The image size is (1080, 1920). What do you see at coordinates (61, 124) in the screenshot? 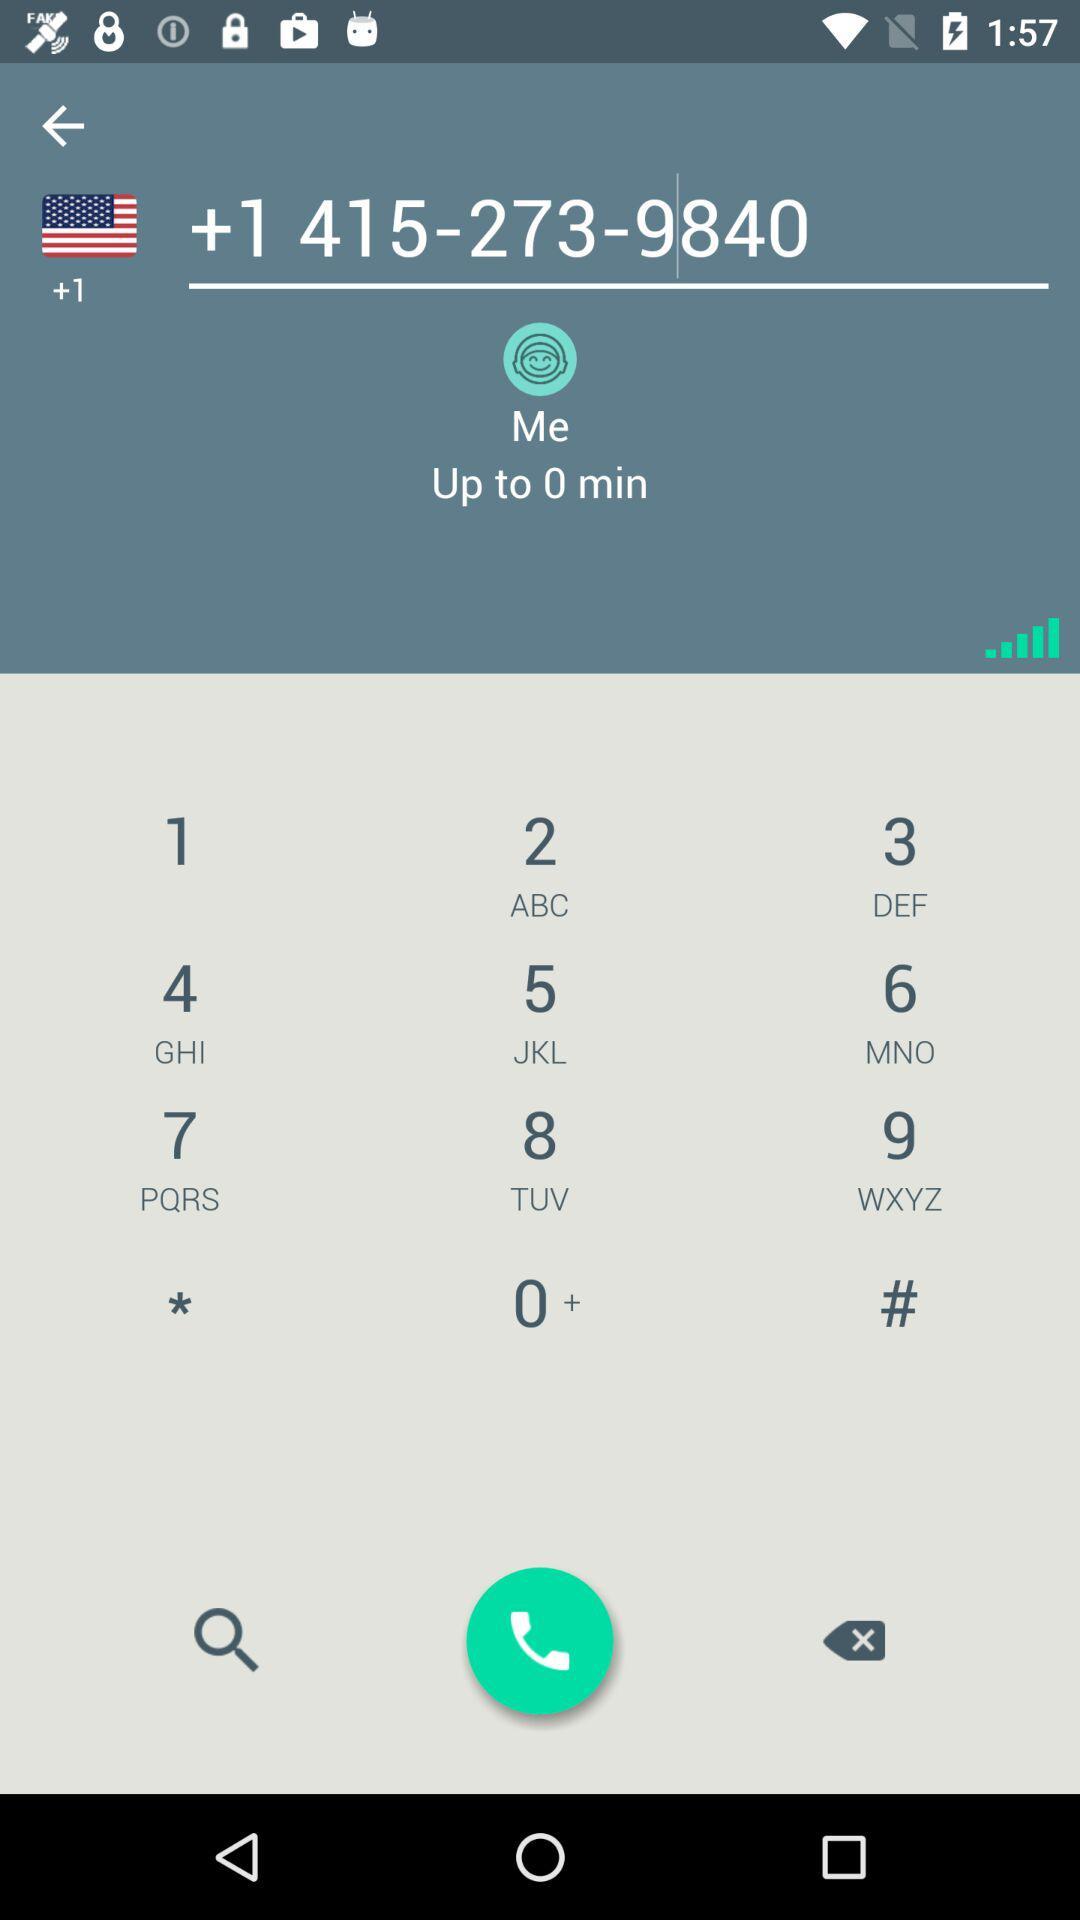
I see `the arrow_backward icon` at bounding box center [61, 124].